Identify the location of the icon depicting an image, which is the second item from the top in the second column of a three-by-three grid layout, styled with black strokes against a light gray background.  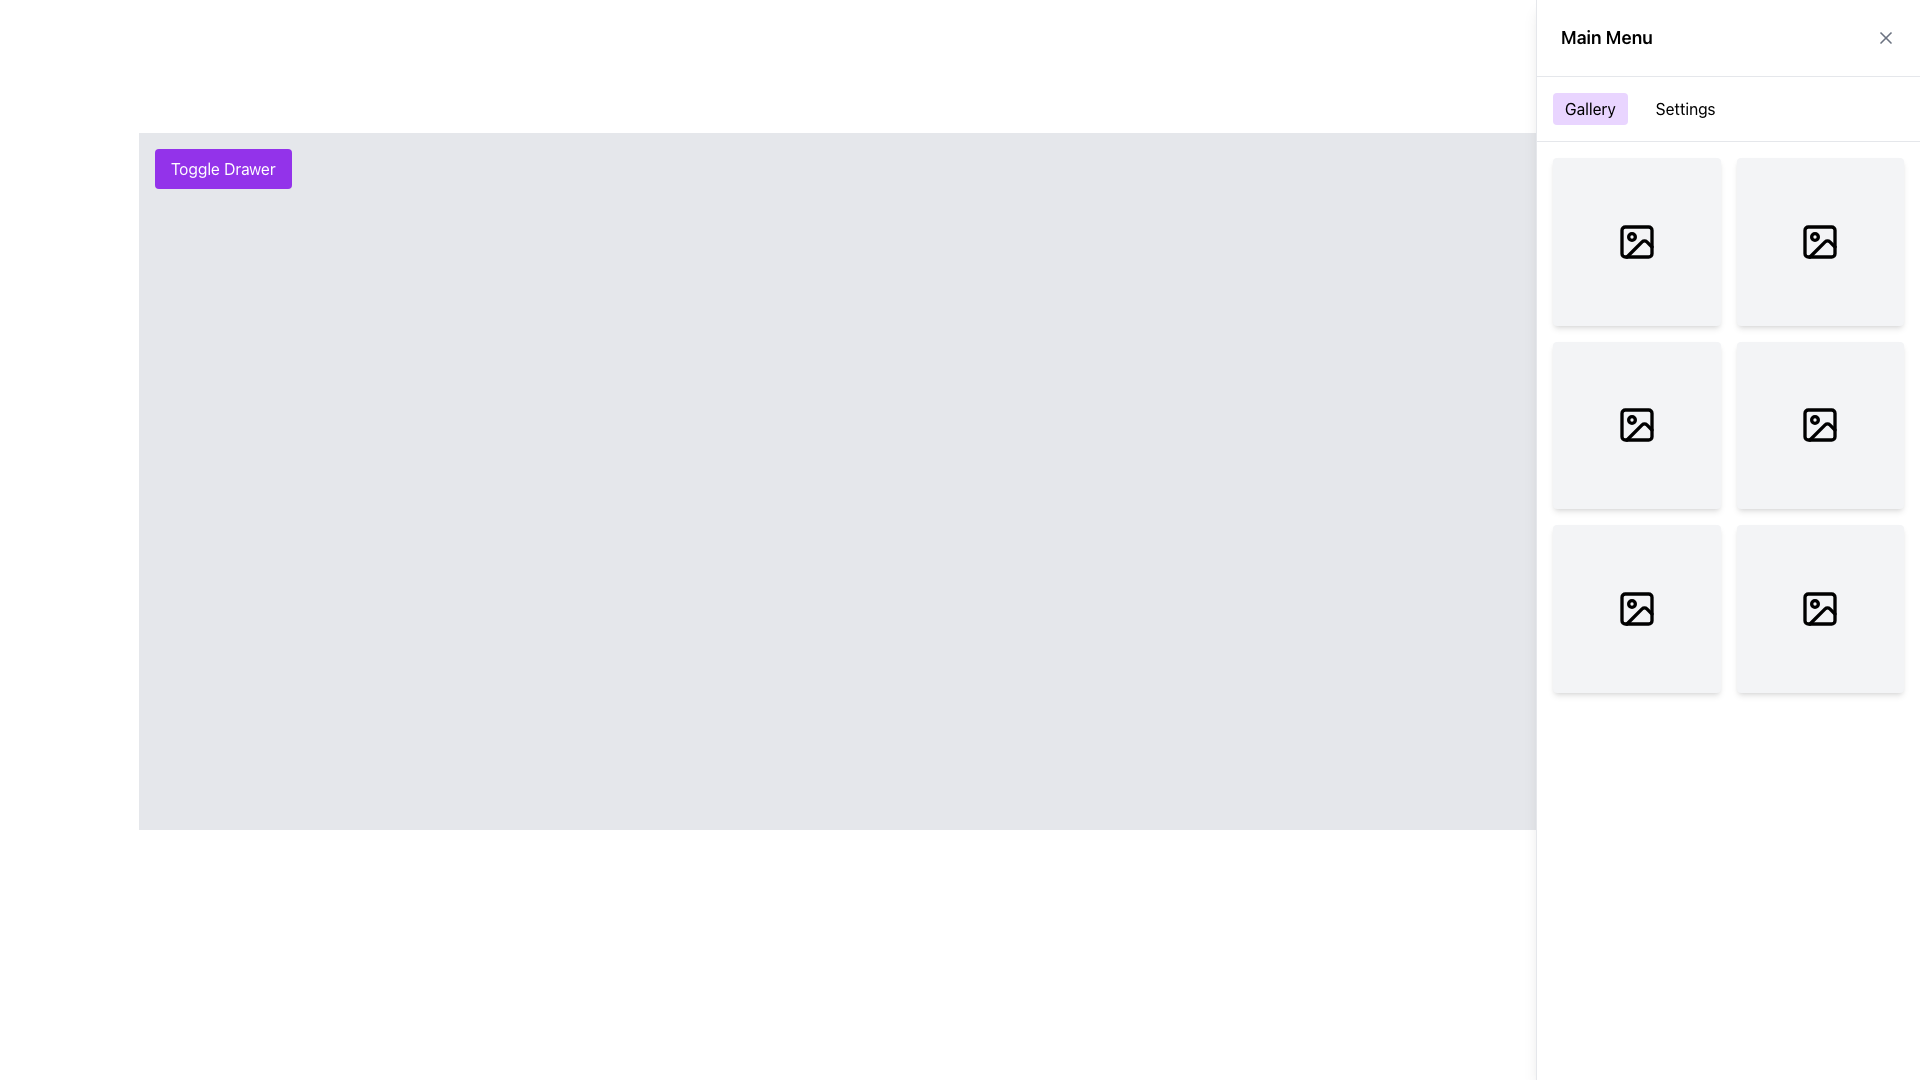
(1636, 424).